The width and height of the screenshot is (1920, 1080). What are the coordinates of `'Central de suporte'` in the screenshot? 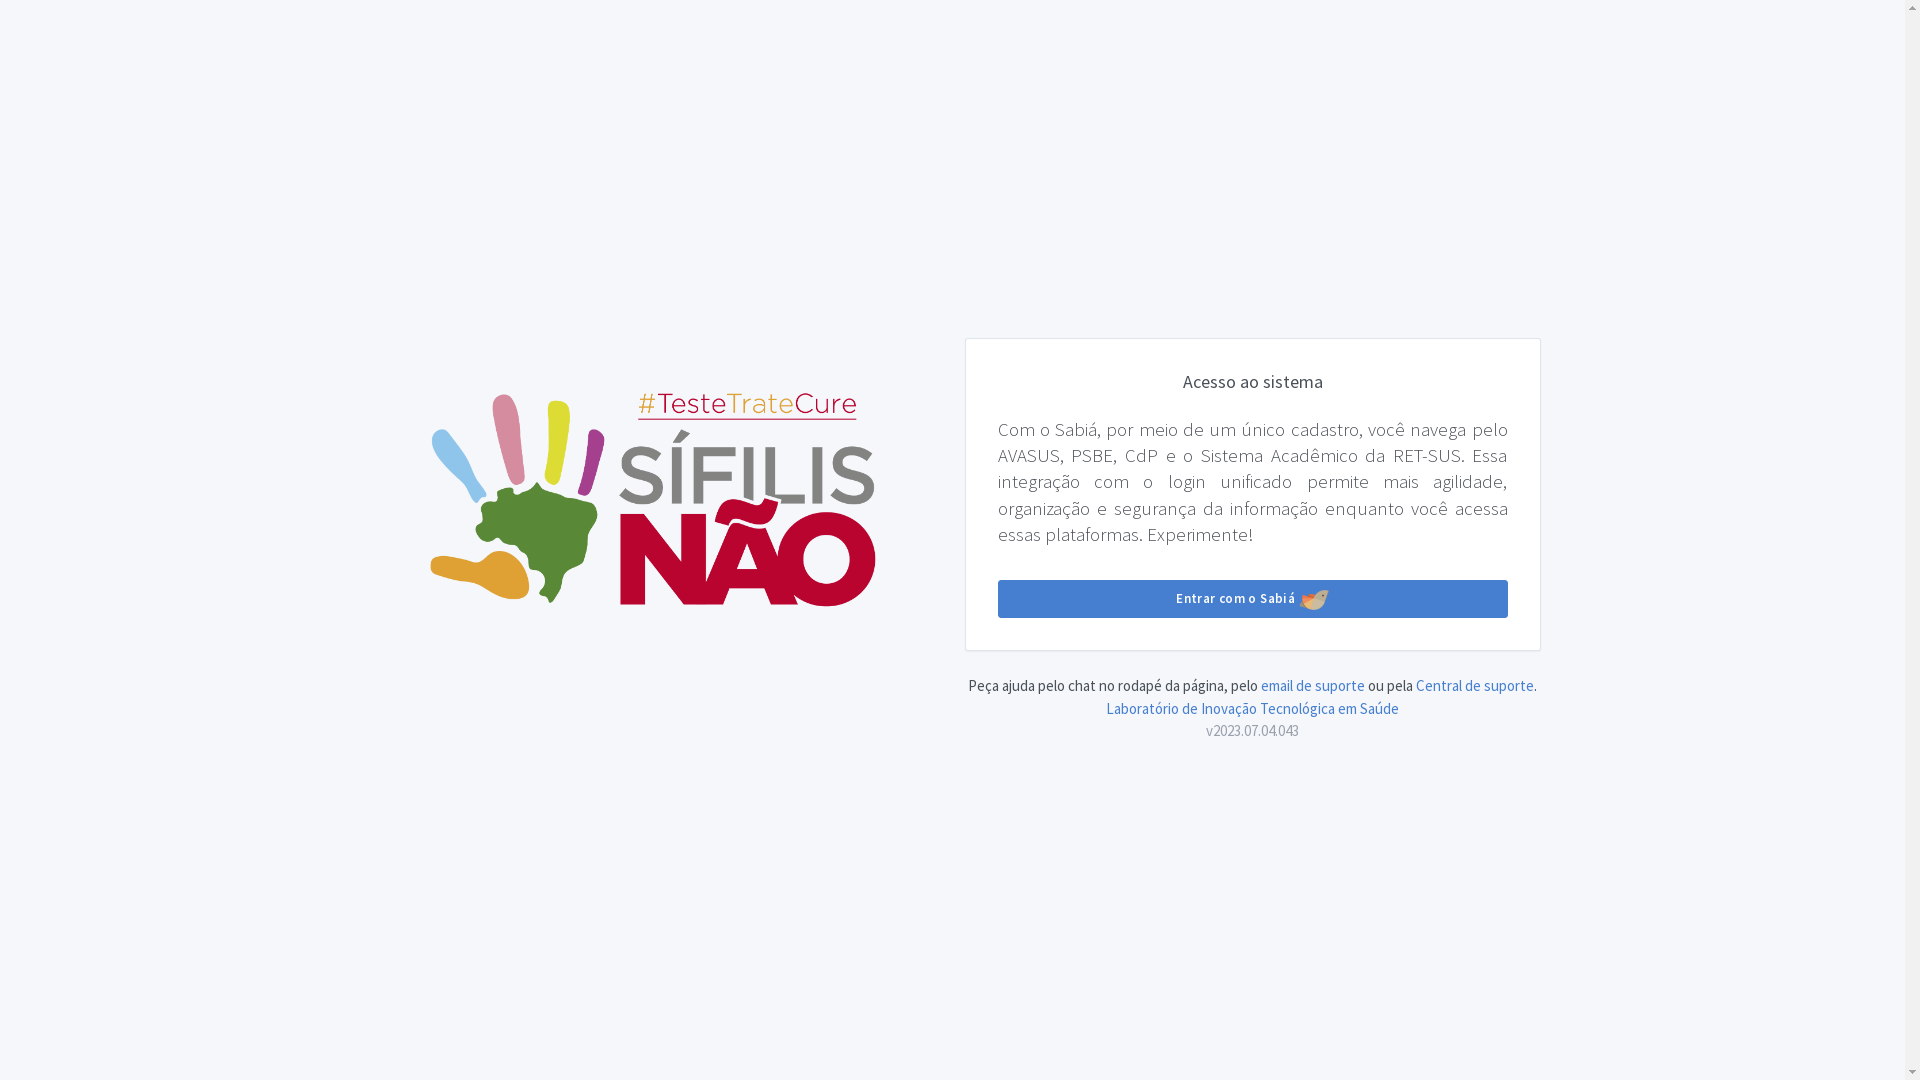 It's located at (1415, 684).